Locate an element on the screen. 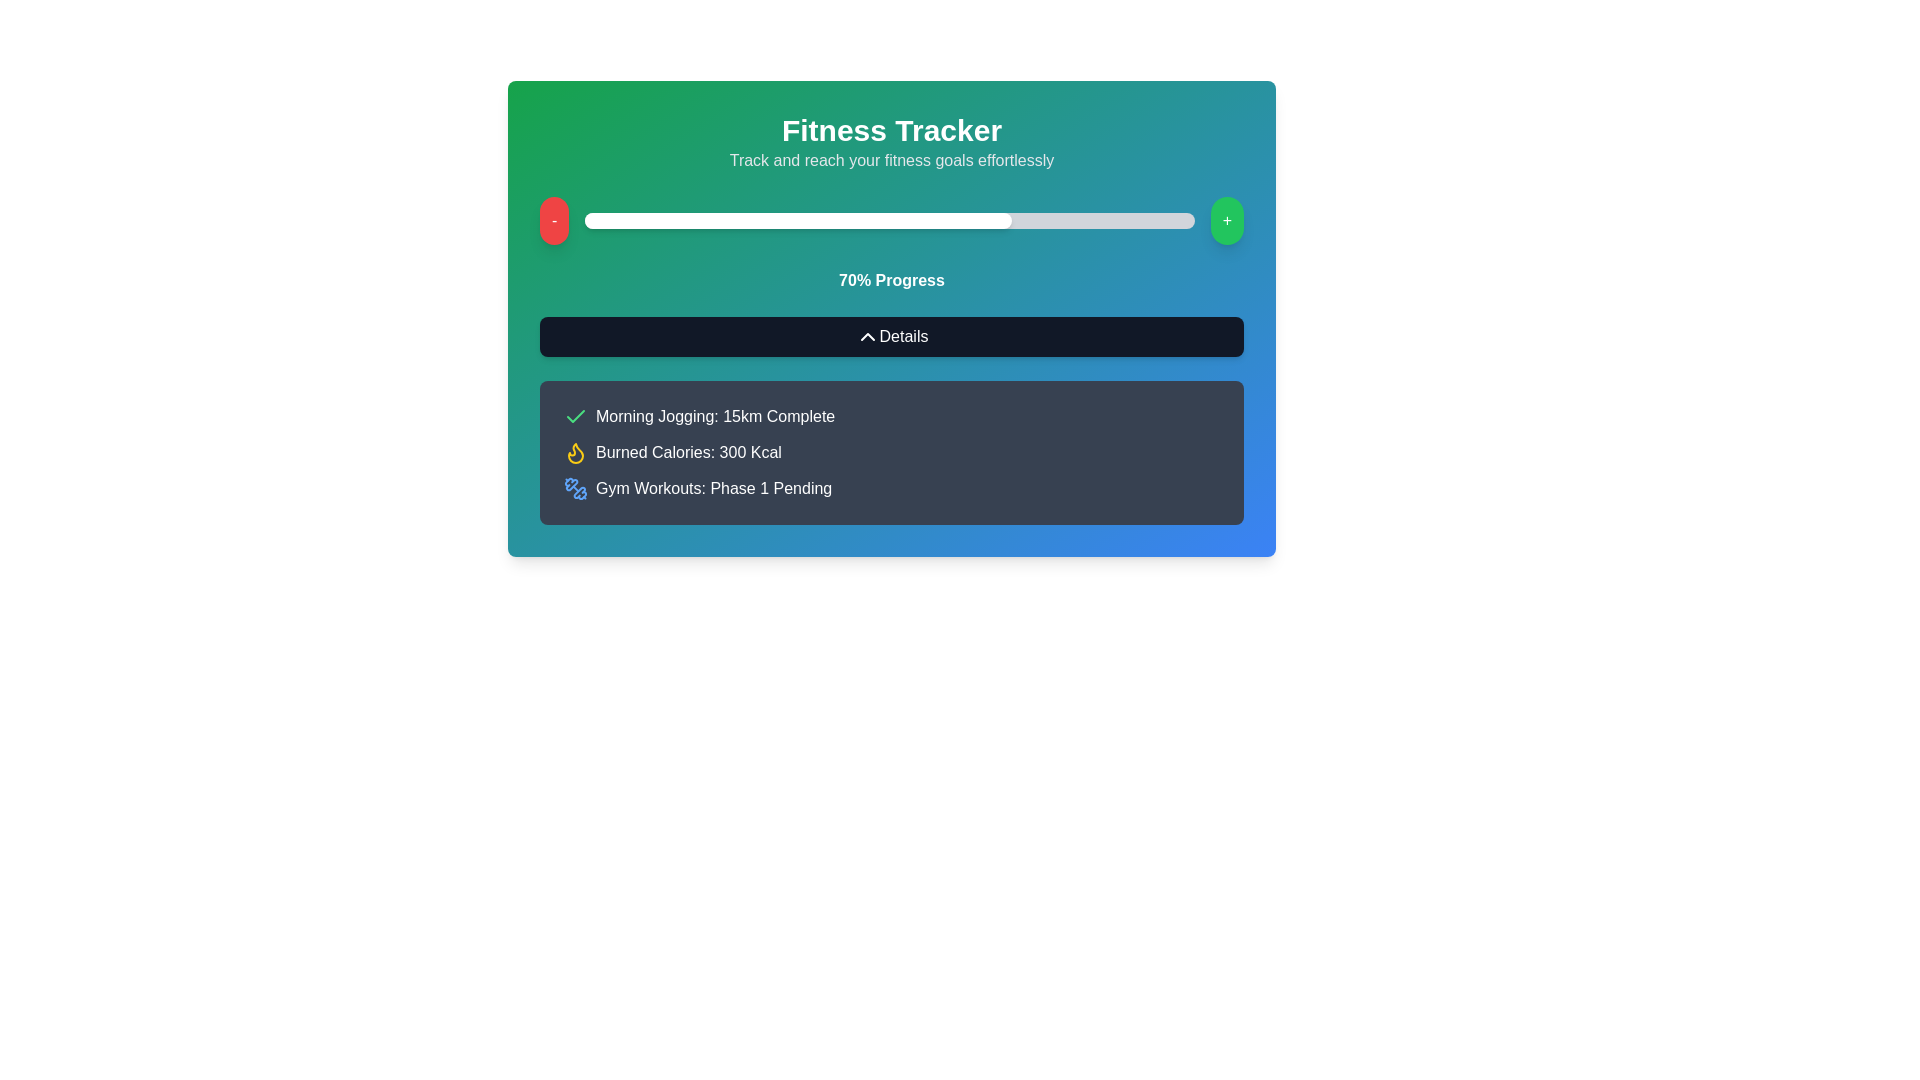 The width and height of the screenshot is (1920, 1080). progress percentage displayed as '70% Progress' in white bold font, located below the progress bar and above the 'Details' button is located at coordinates (891, 281).